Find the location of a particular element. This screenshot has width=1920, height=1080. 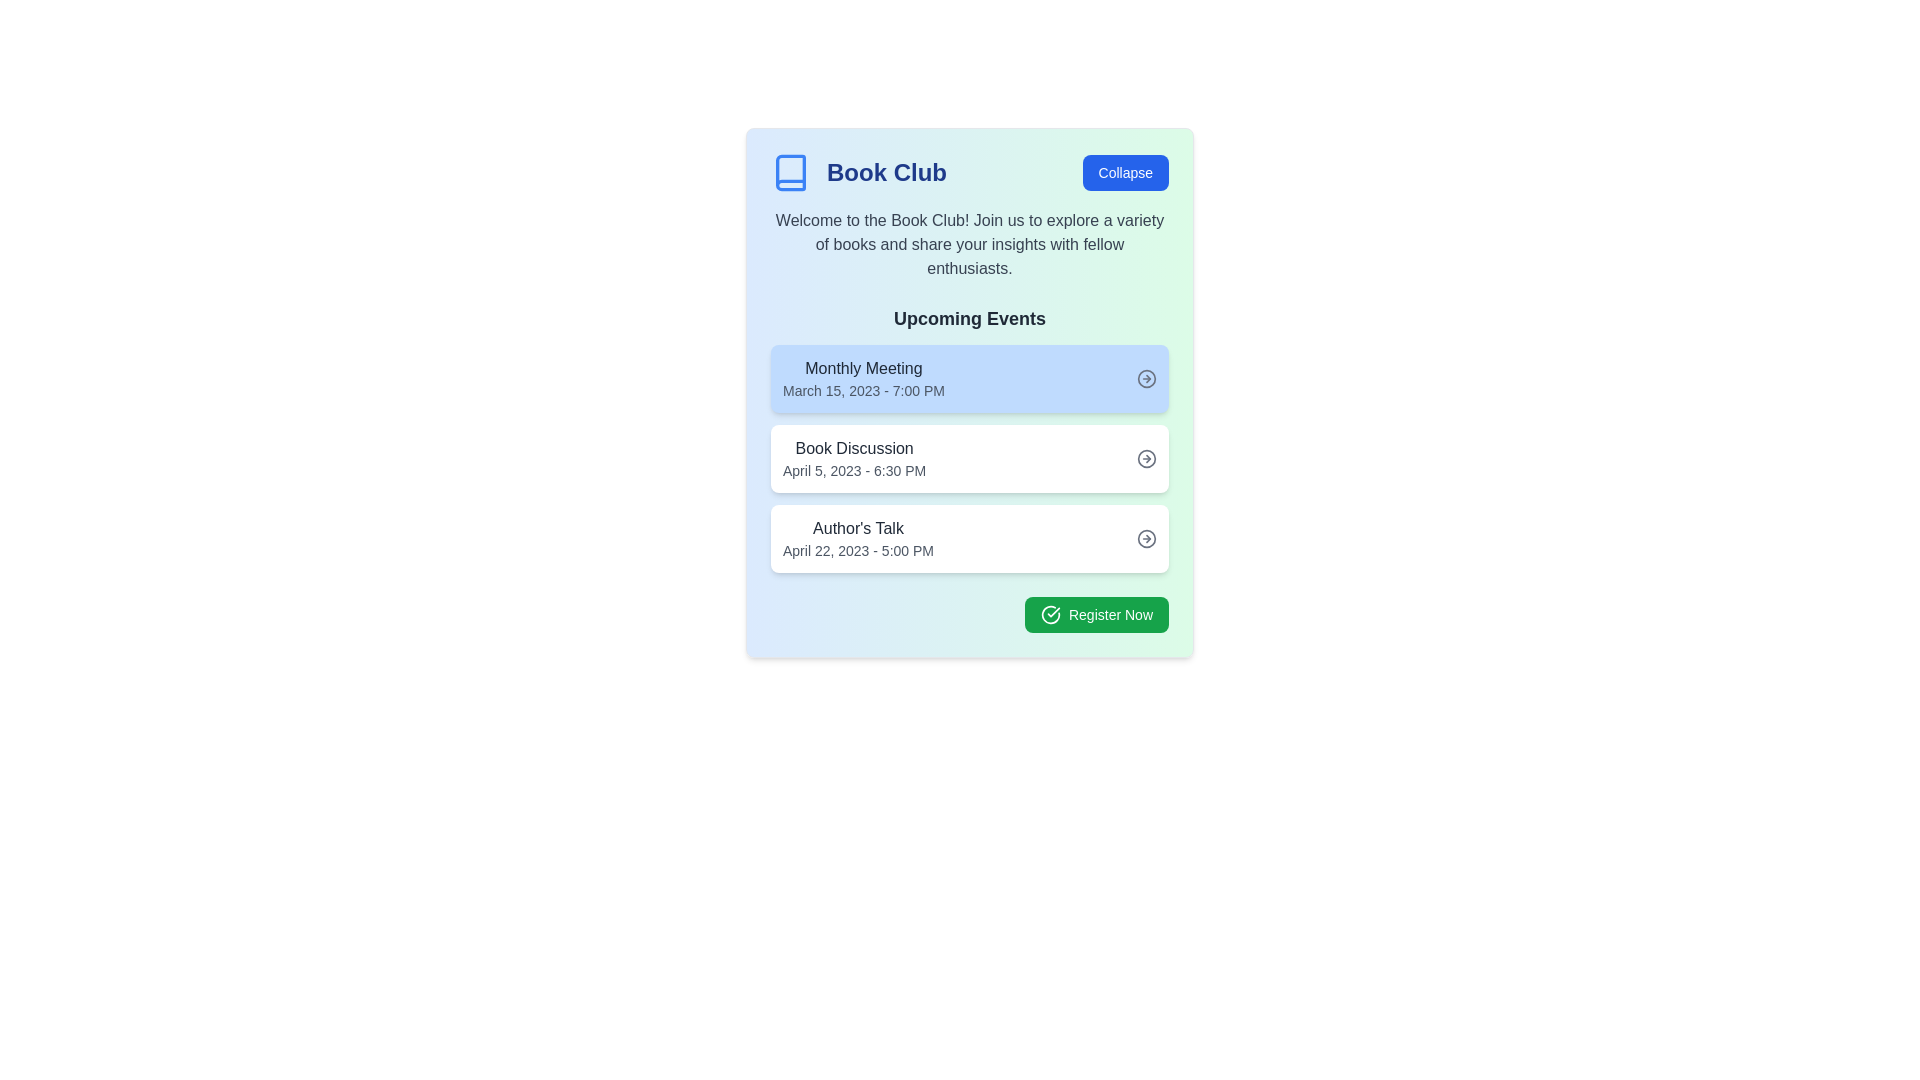

title 'Book Club' from the static text displayed in bold, large dark blue font, located in the header section of the card interface is located at coordinates (886, 172).